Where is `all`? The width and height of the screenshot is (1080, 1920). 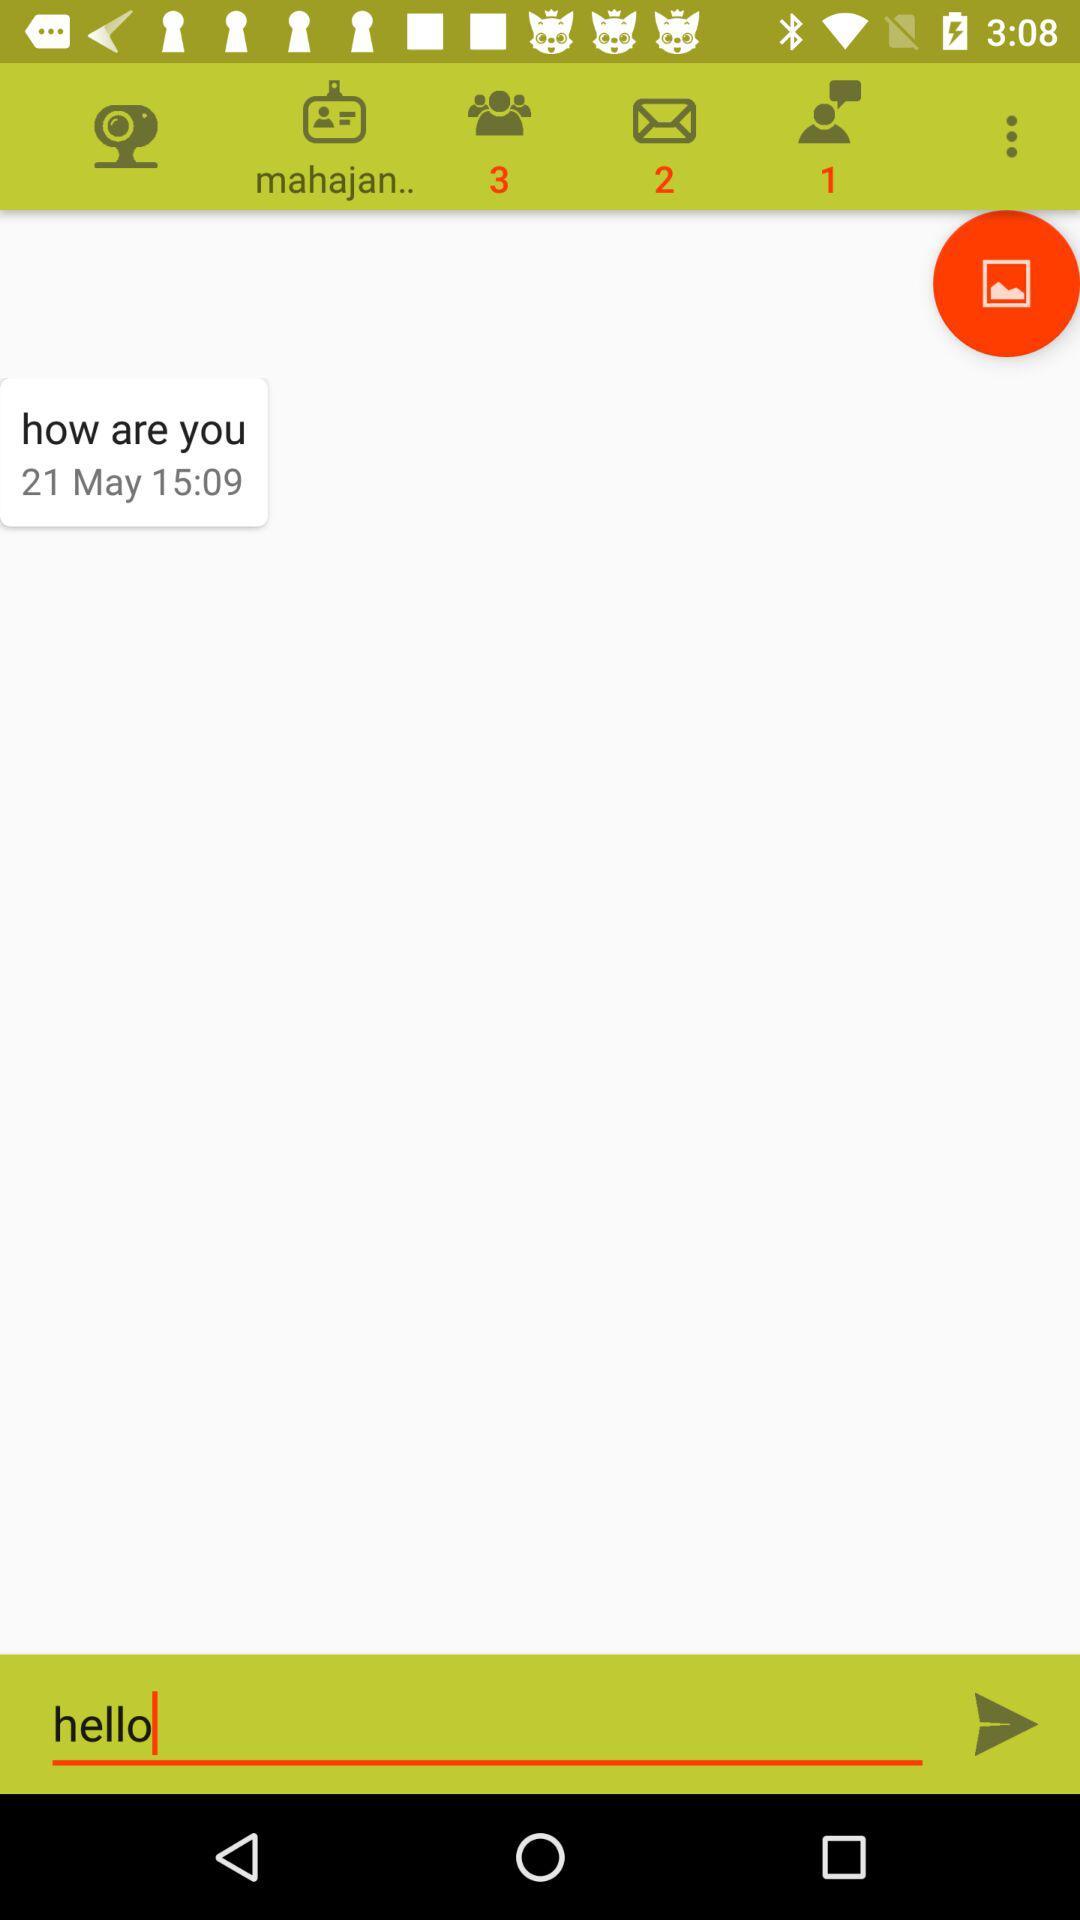
all is located at coordinates (1006, 1723).